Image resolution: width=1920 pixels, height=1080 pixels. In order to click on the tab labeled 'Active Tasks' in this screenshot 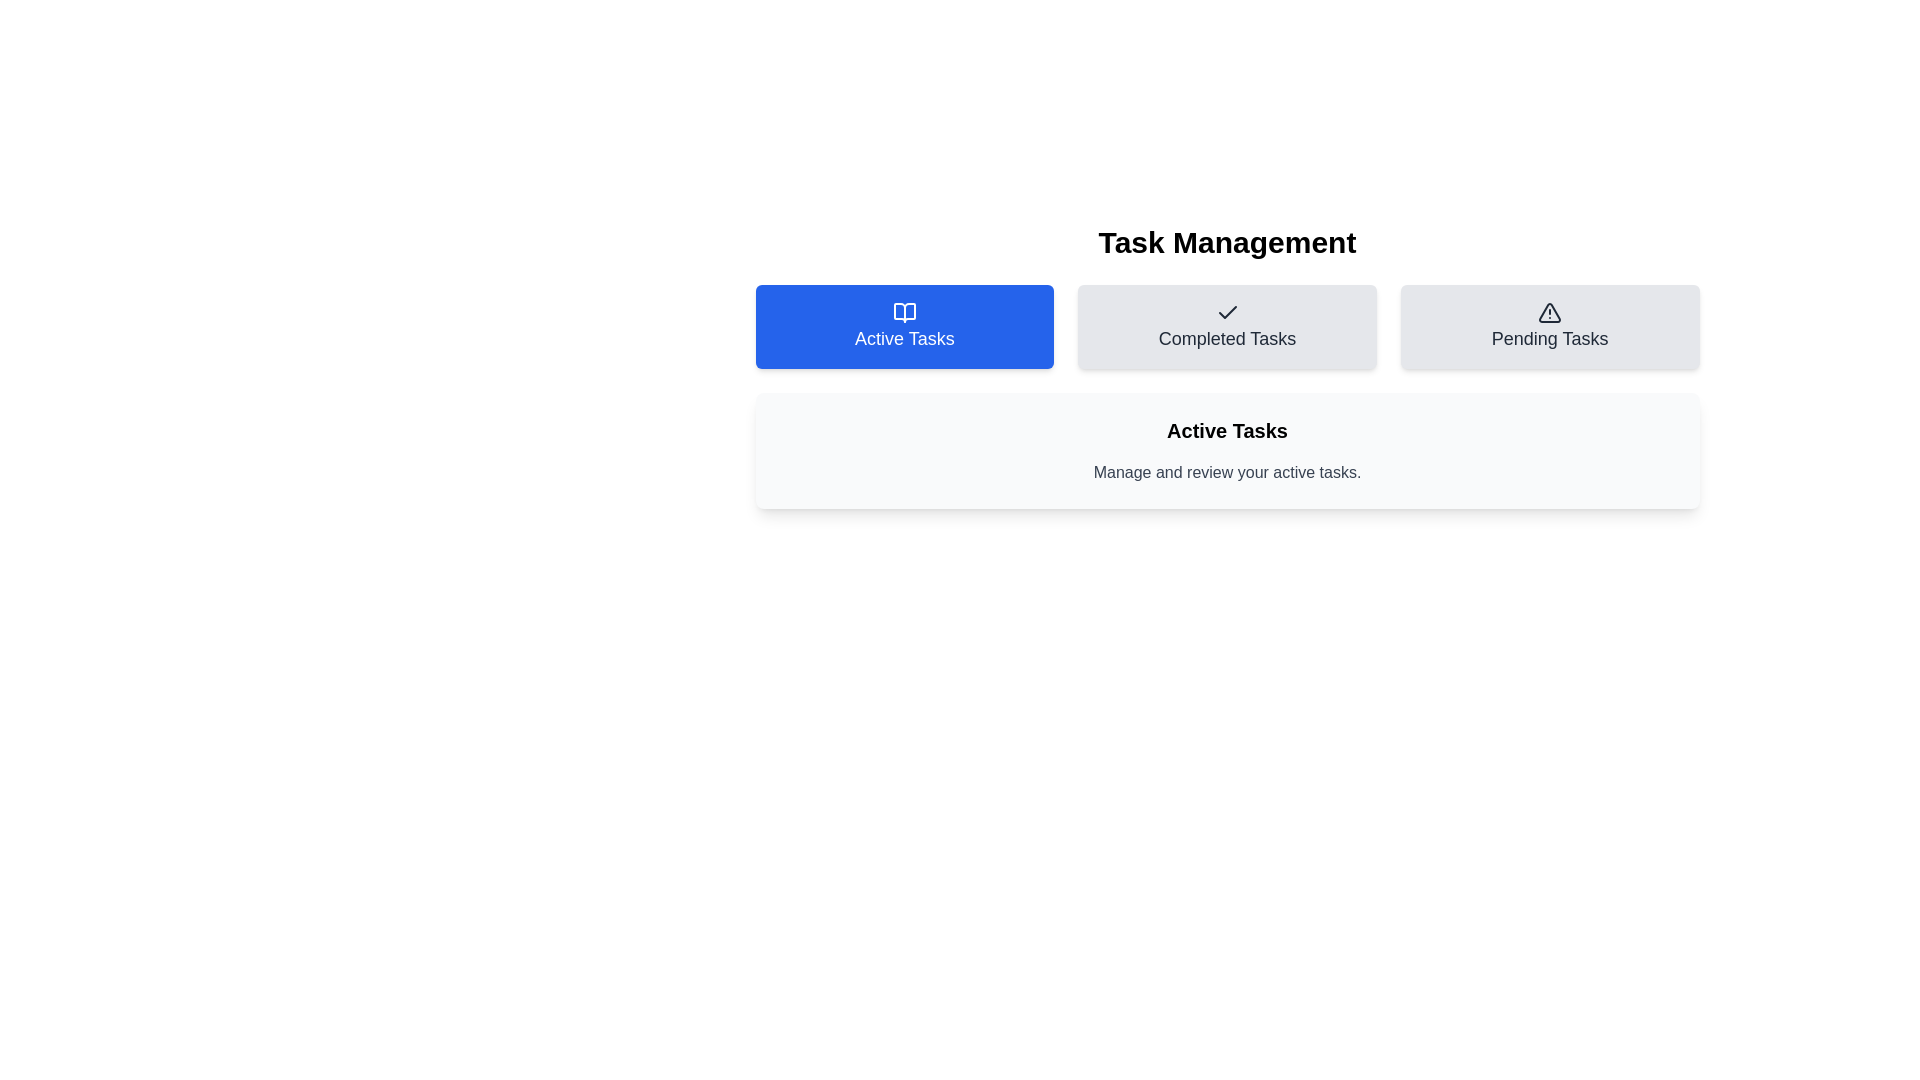, I will do `click(903, 326)`.